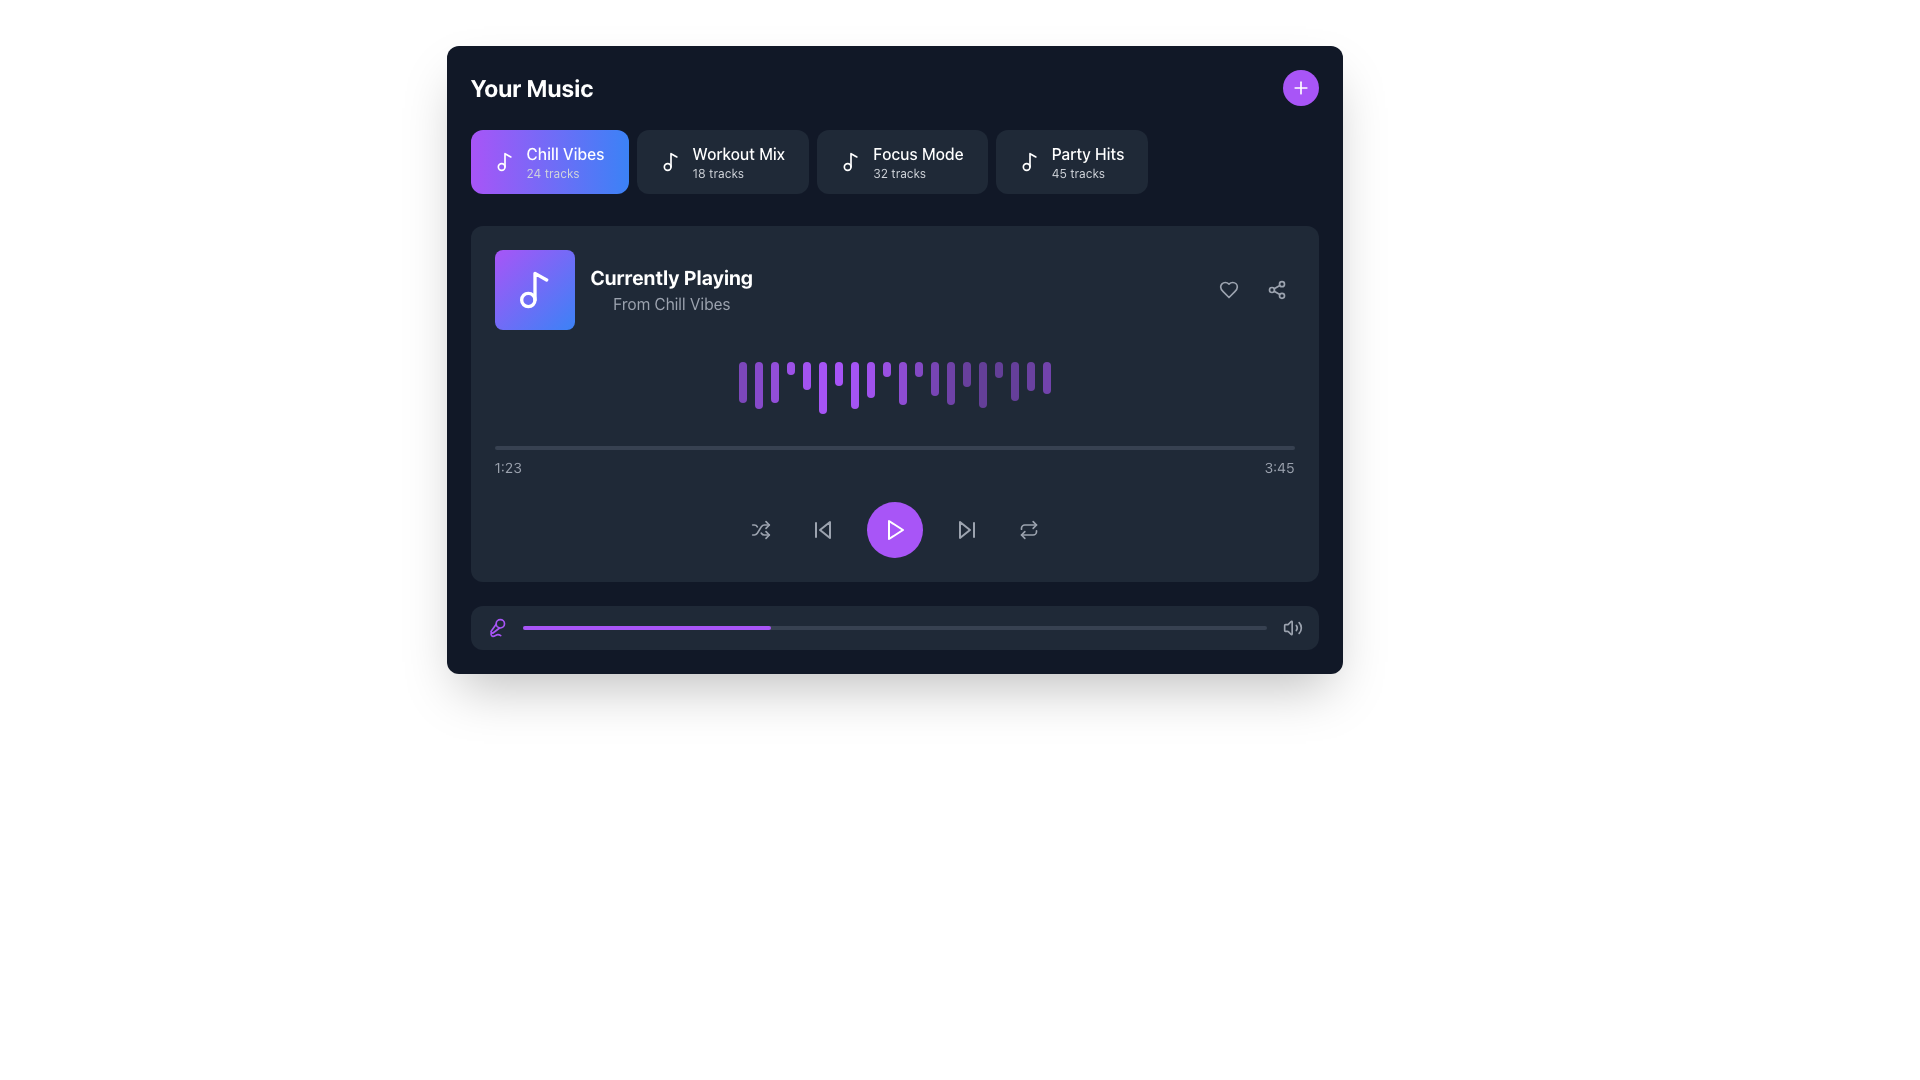 This screenshot has width=1920, height=1080. Describe the element at coordinates (773, 382) in the screenshot. I see `the third vertical purple bar in the audio level visual representation located below the 'Currently Playing' section` at that location.